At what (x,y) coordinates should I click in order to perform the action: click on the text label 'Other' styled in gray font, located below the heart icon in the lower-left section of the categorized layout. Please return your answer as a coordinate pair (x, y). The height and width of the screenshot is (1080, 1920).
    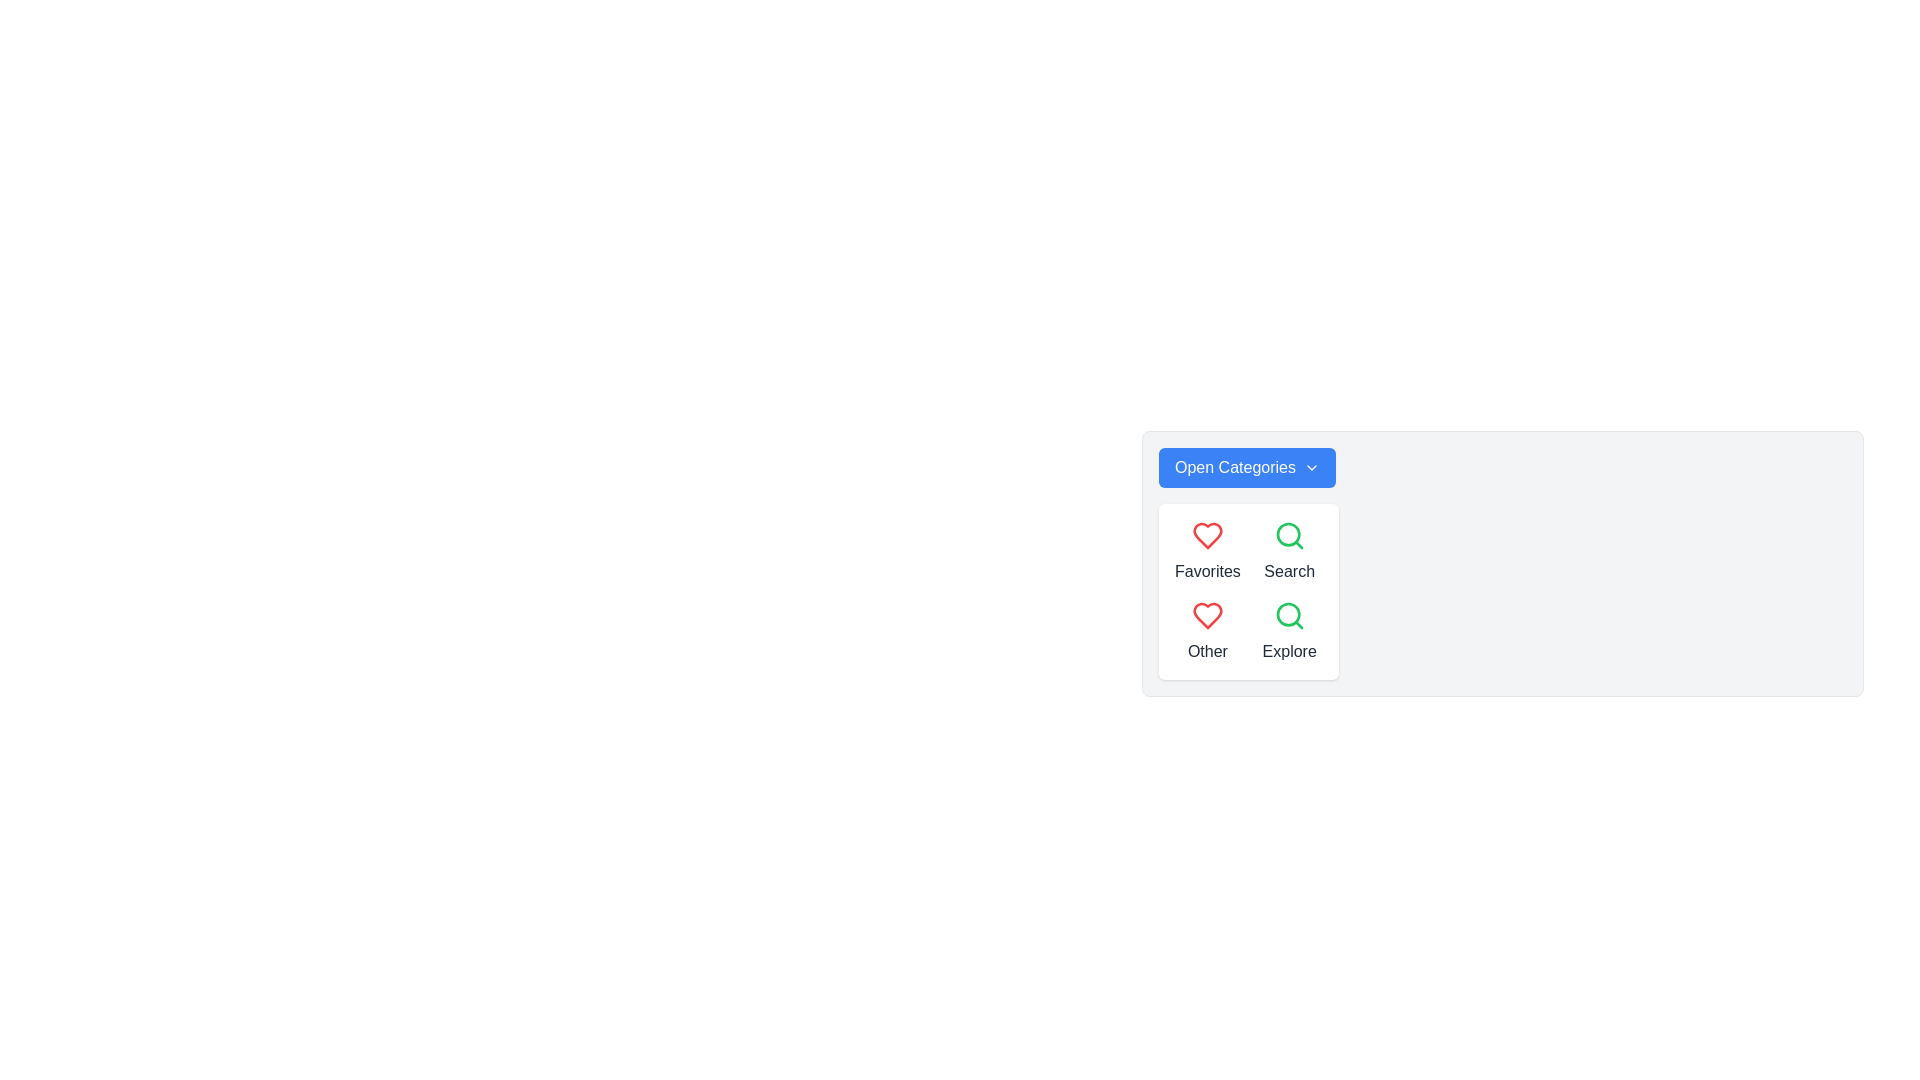
    Looking at the image, I should click on (1206, 651).